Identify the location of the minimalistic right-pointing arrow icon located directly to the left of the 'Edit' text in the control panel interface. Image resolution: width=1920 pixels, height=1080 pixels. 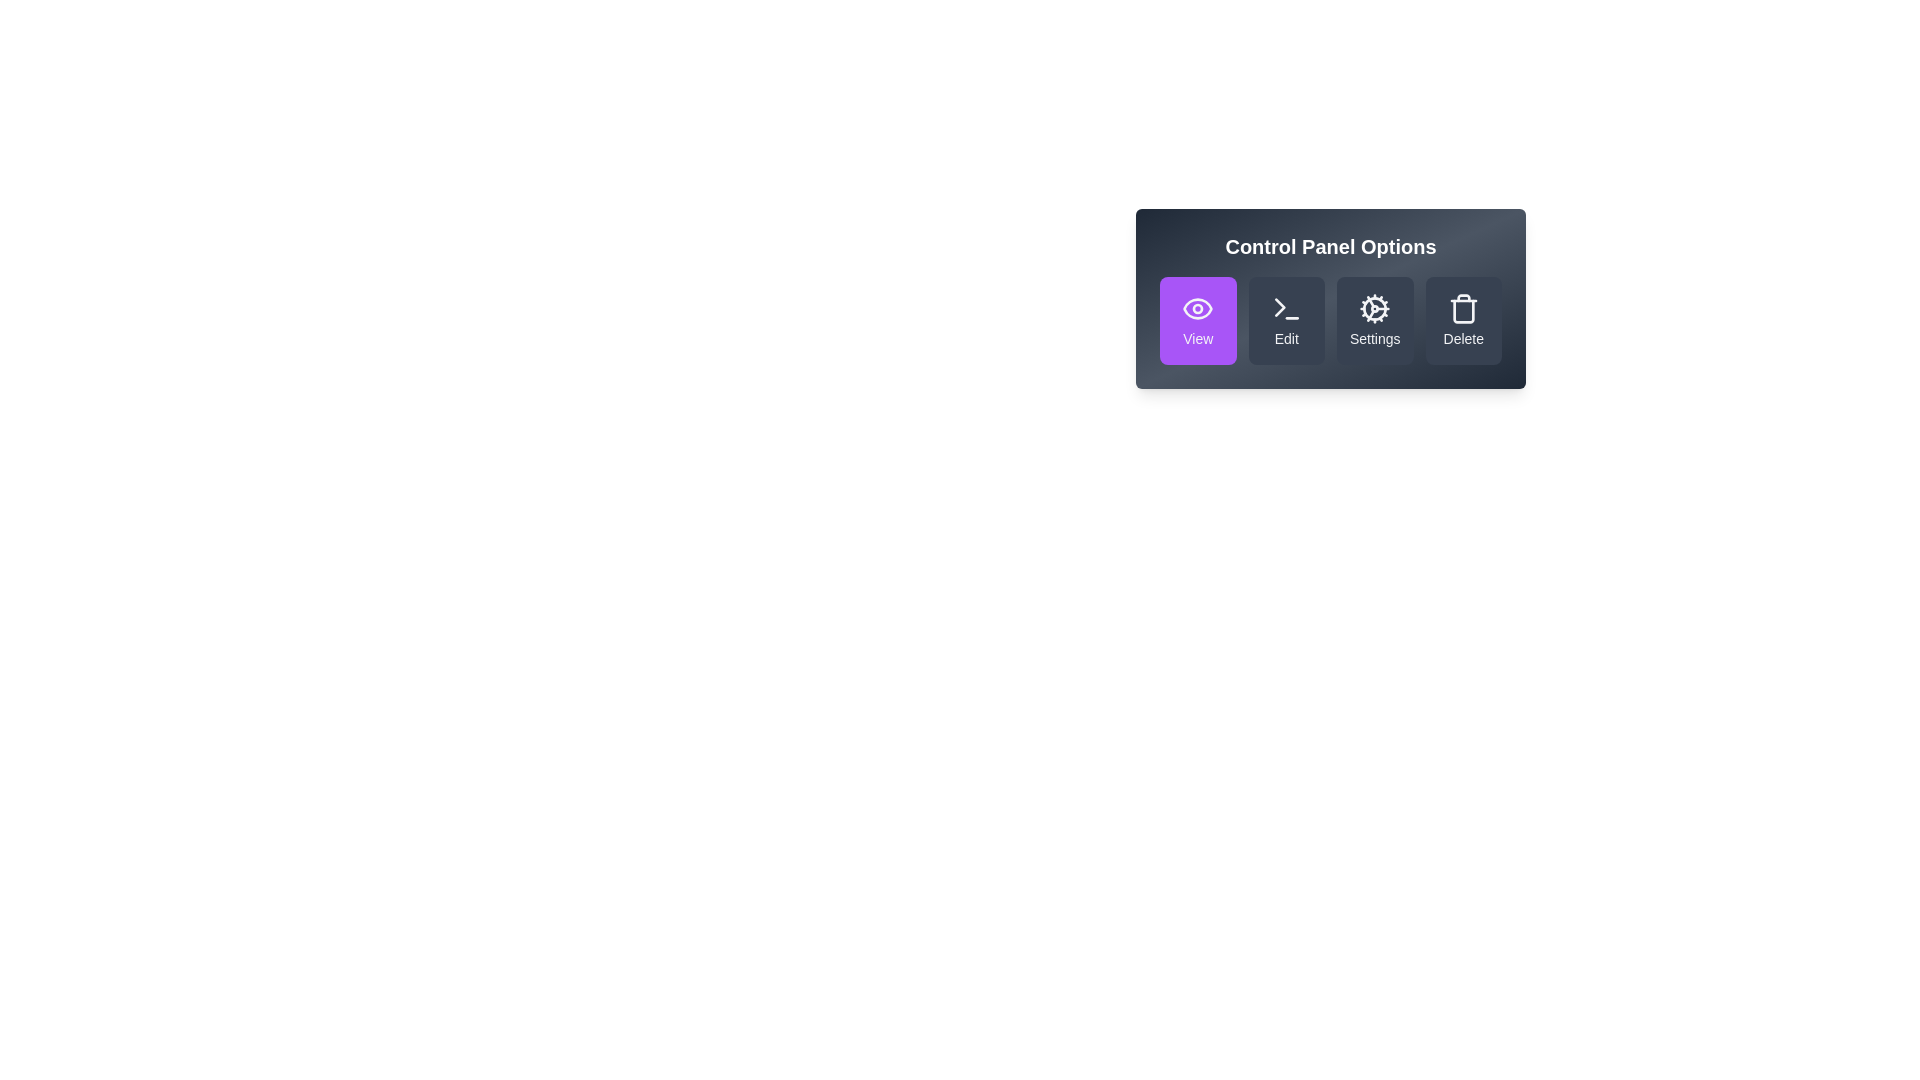
(1280, 307).